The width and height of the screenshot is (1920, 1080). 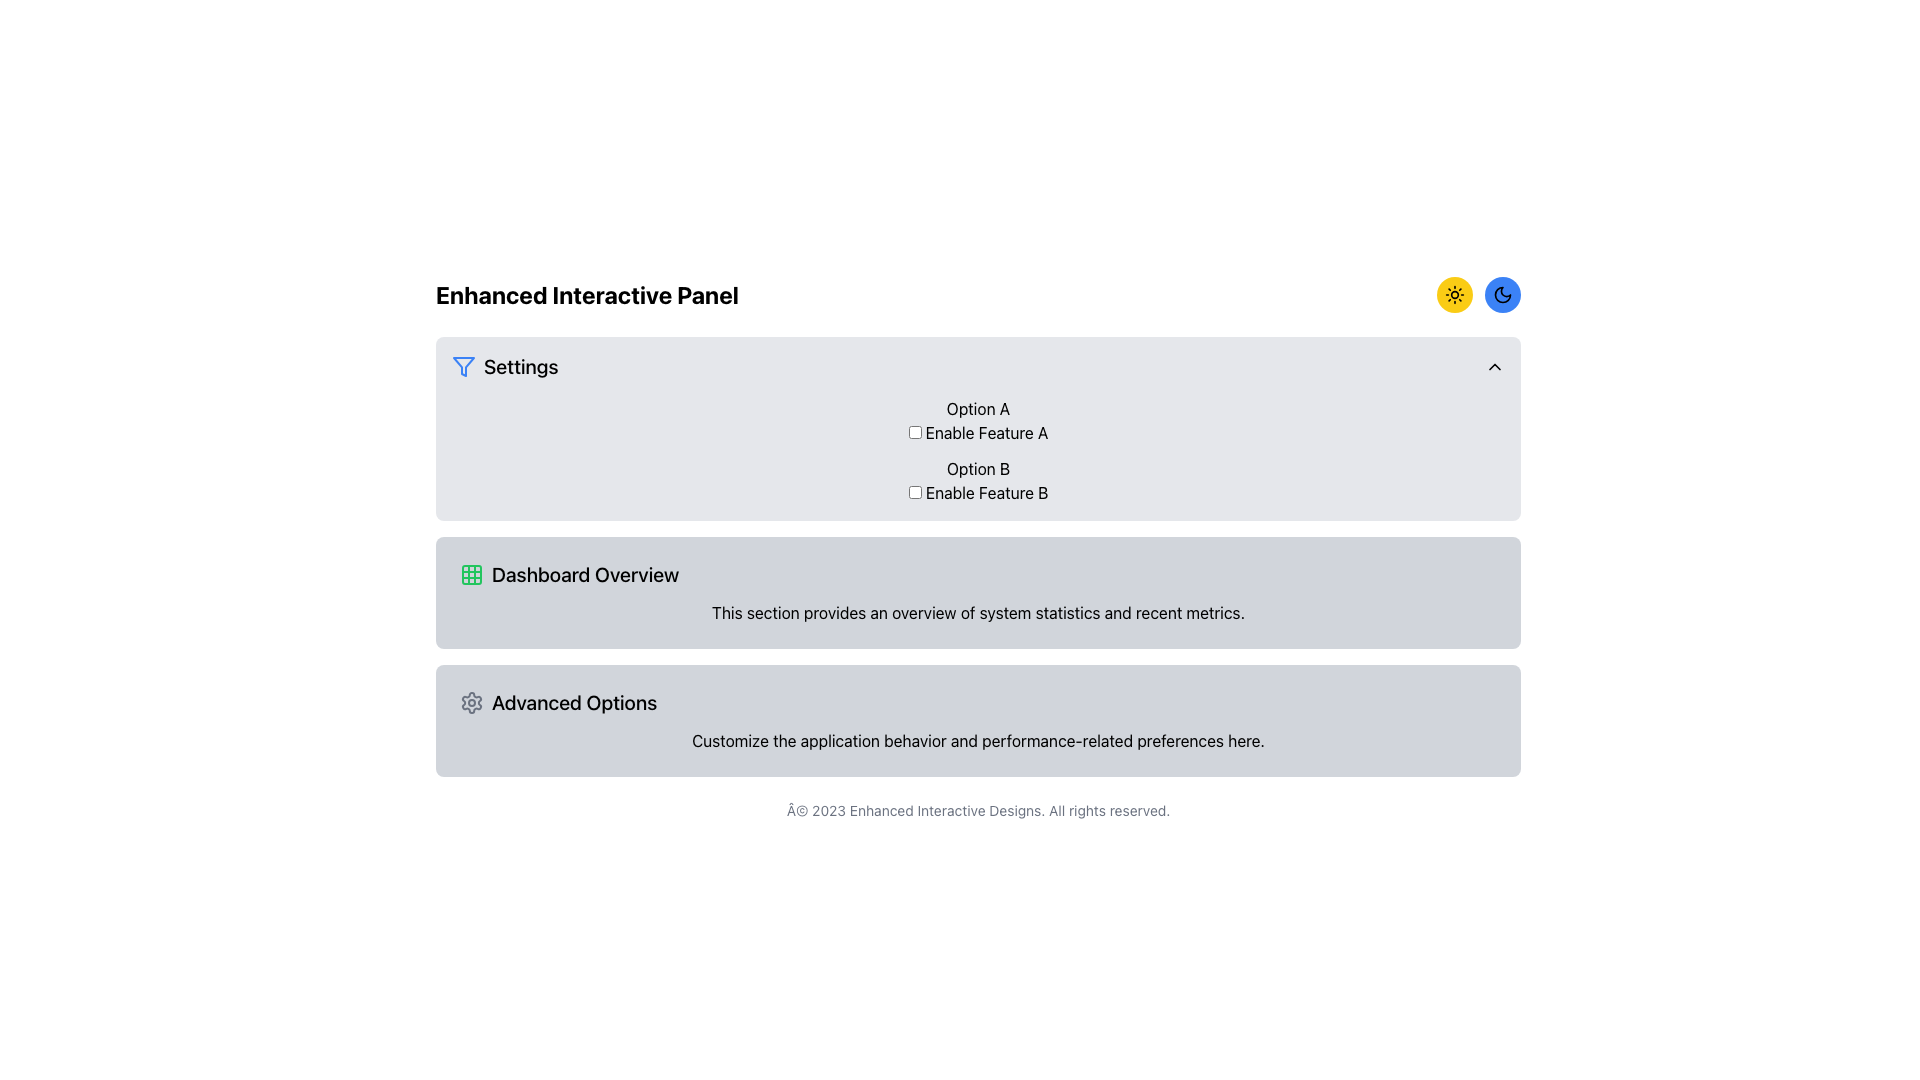 What do you see at coordinates (584, 574) in the screenshot?
I see `the 'Dashboard Overview' text label, which is styled as a heading and located beneath the 'Settings' section with a green grid icon to its left` at bounding box center [584, 574].